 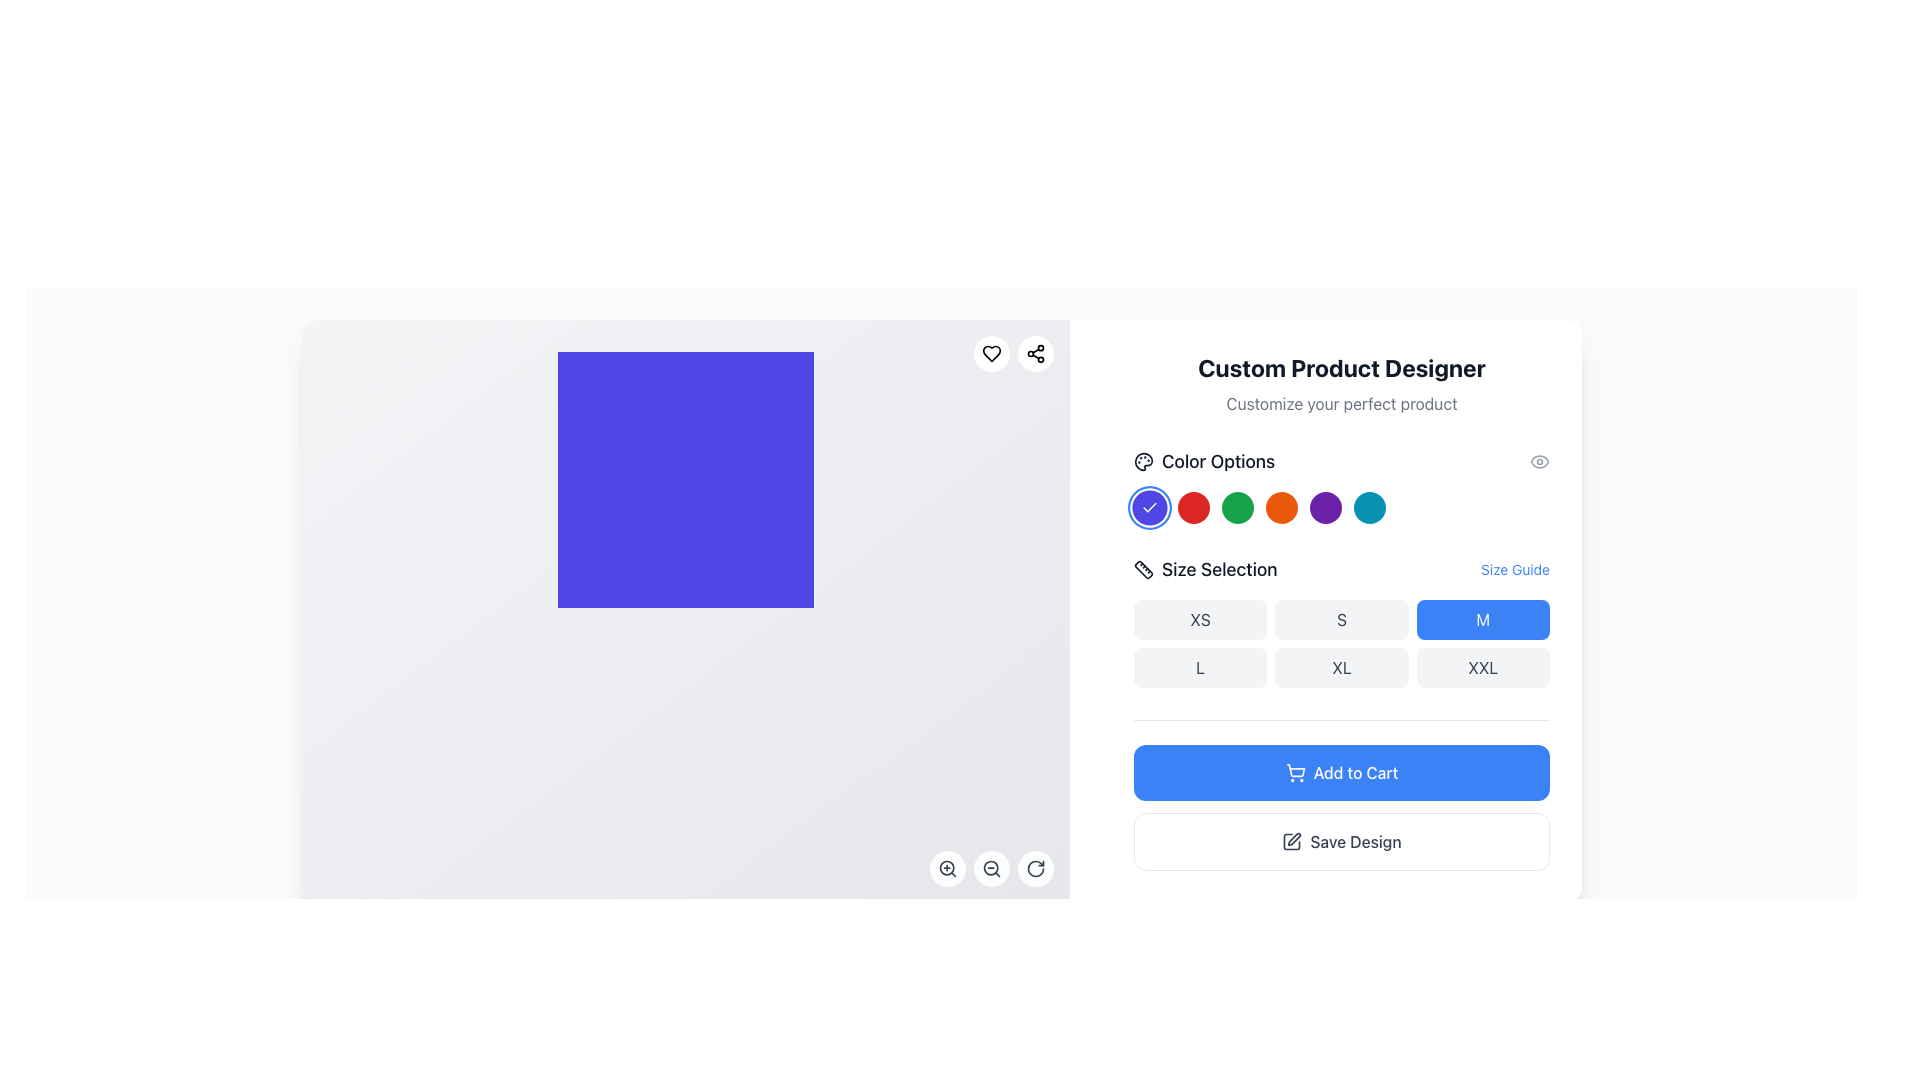 What do you see at coordinates (1342, 384) in the screenshot?
I see `Text Display element that features a bold headline 'Custom Product Designer' and a subtitle 'Customize your perfect product', located in the right-side panel of the interface` at bounding box center [1342, 384].